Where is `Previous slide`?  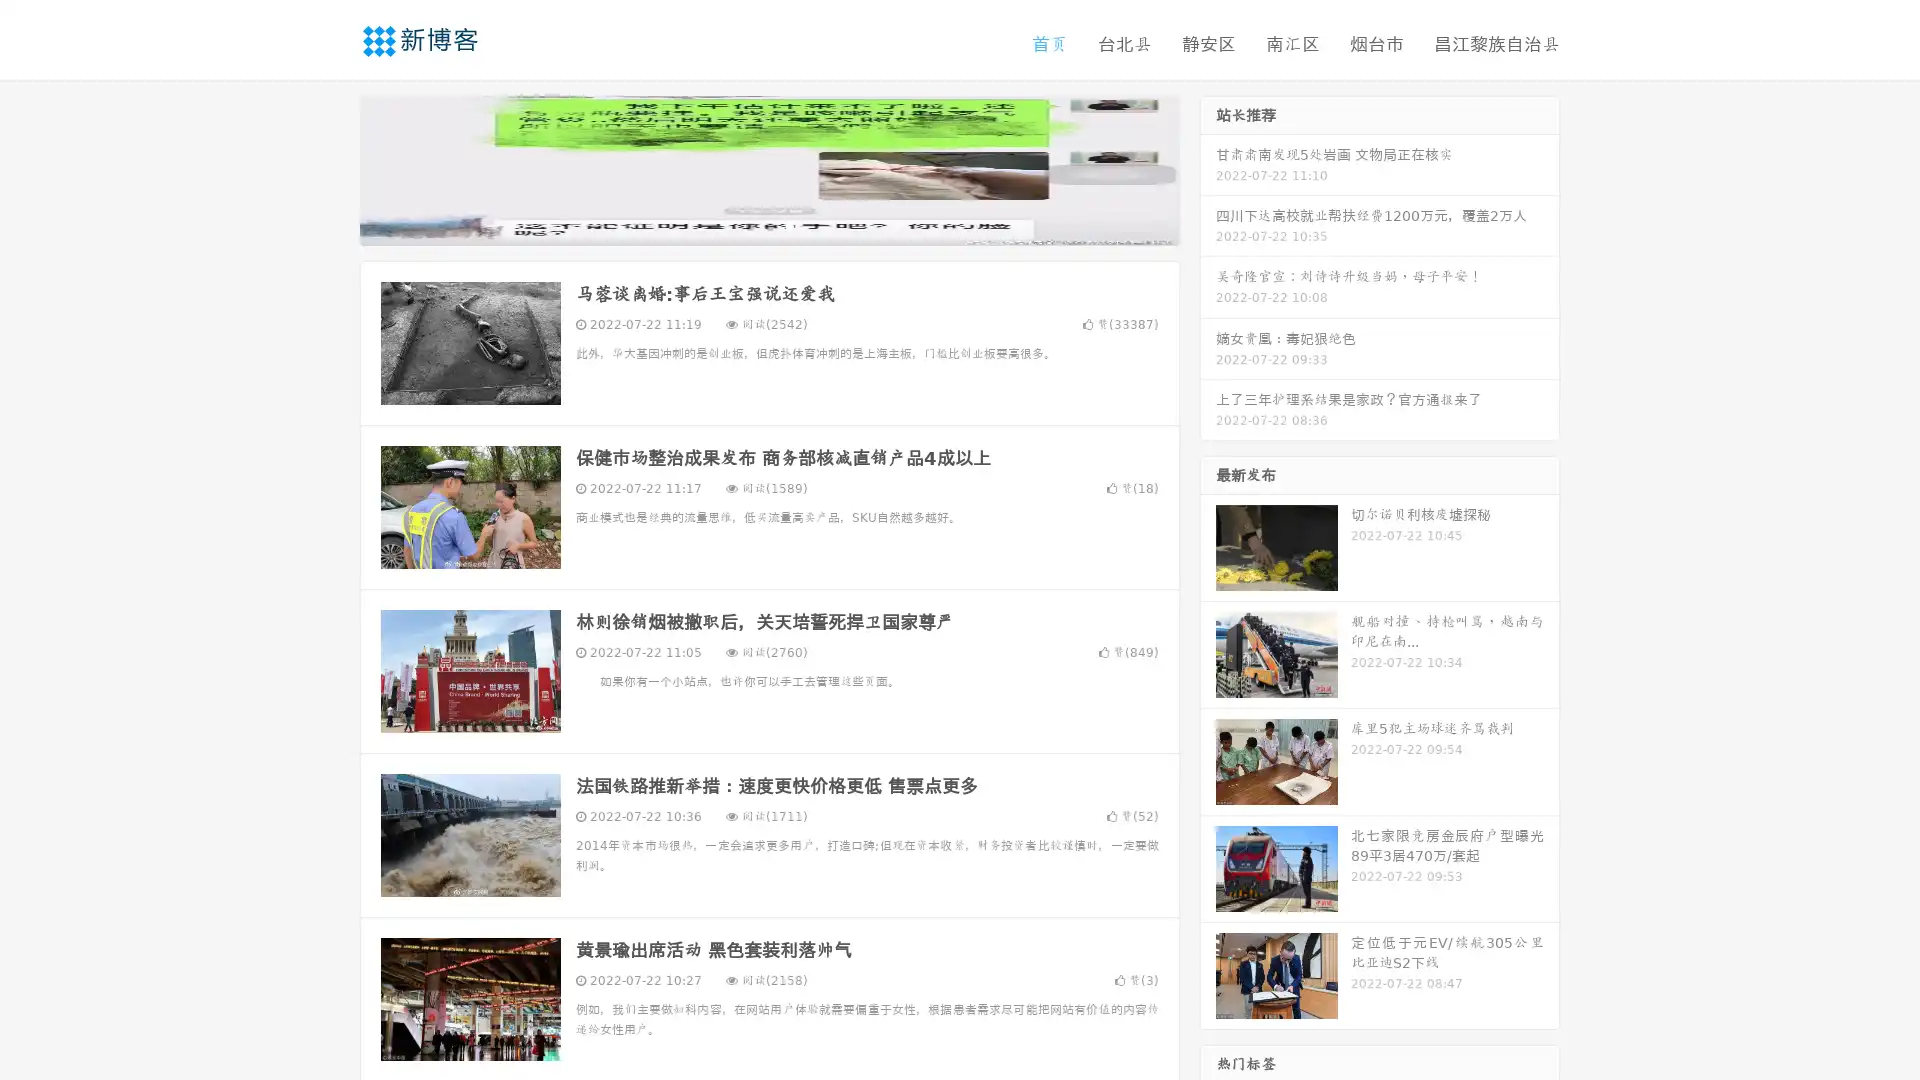
Previous slide is located at coordinates (330, 168).